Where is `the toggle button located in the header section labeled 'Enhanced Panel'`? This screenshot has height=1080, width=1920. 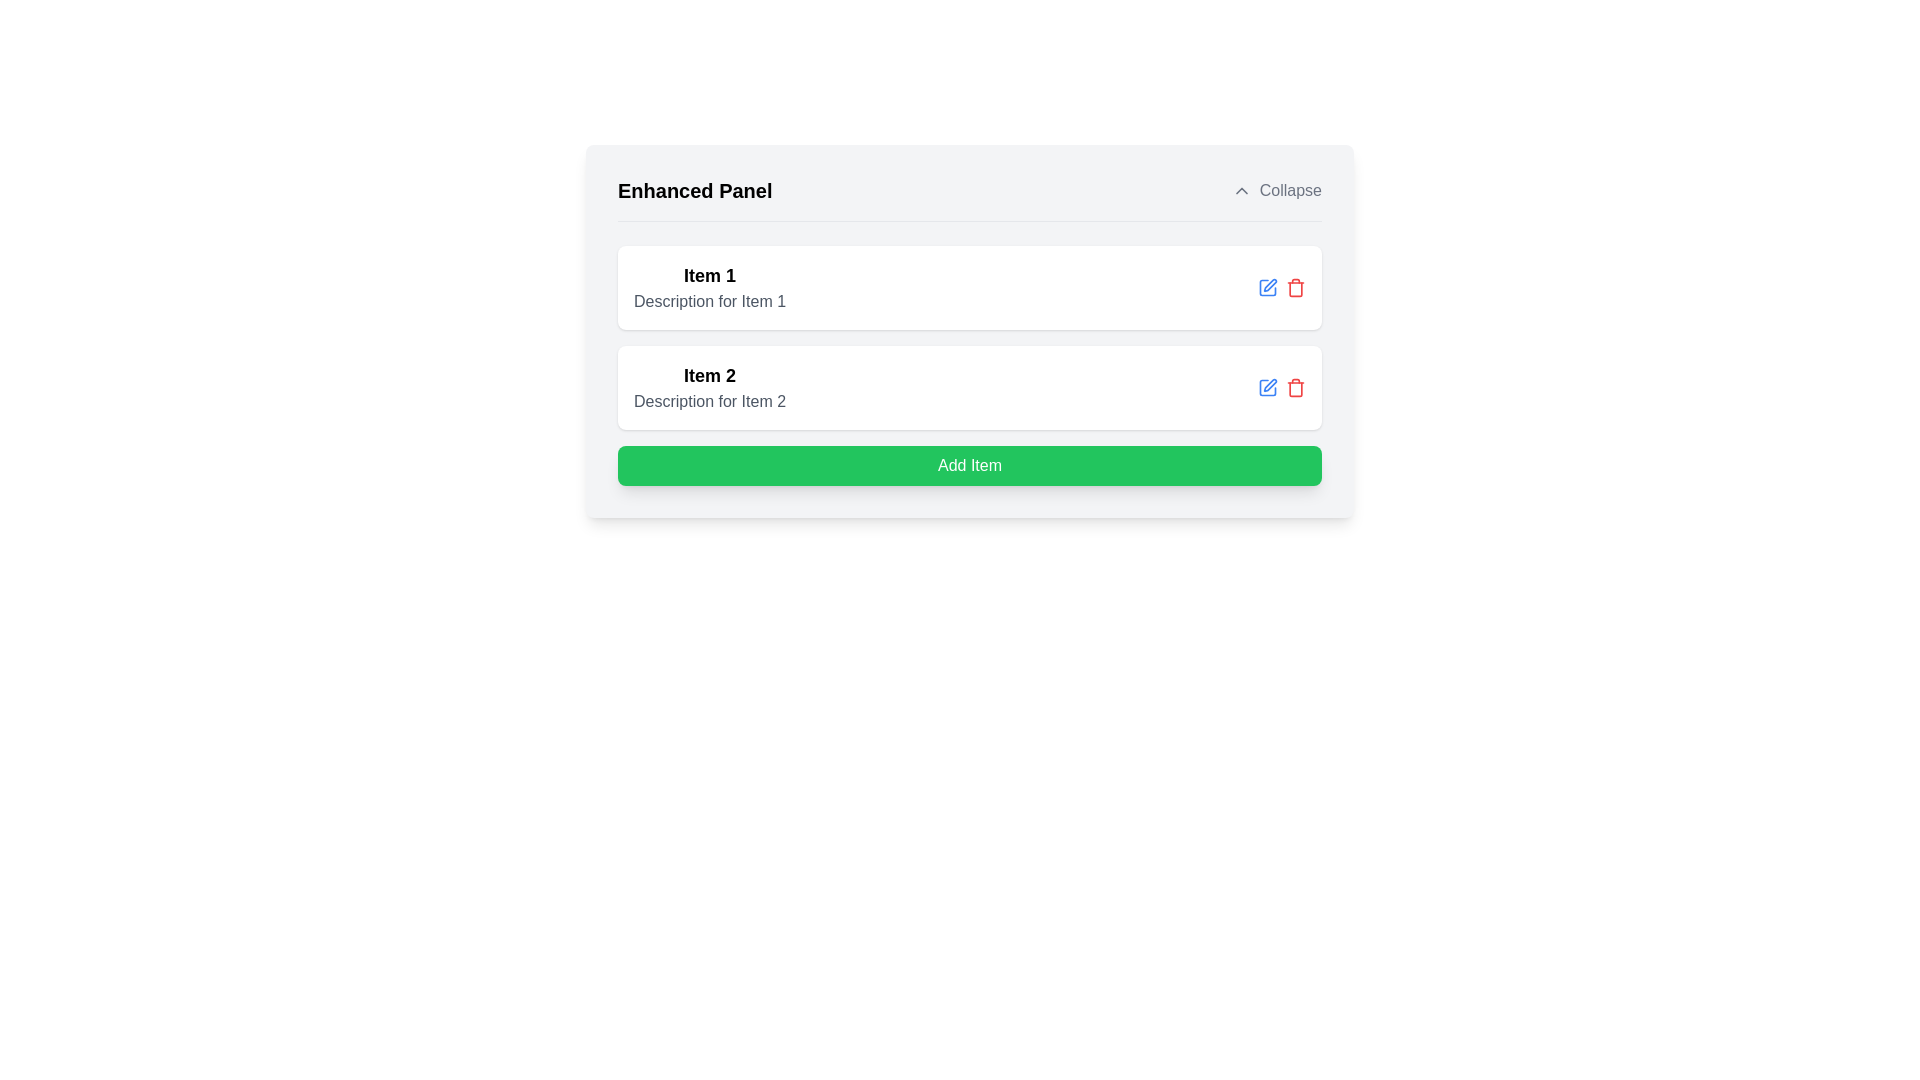 the toggle button located in the header section labeled 'Enhanced Panel' is located at coordinates (1275, 191).